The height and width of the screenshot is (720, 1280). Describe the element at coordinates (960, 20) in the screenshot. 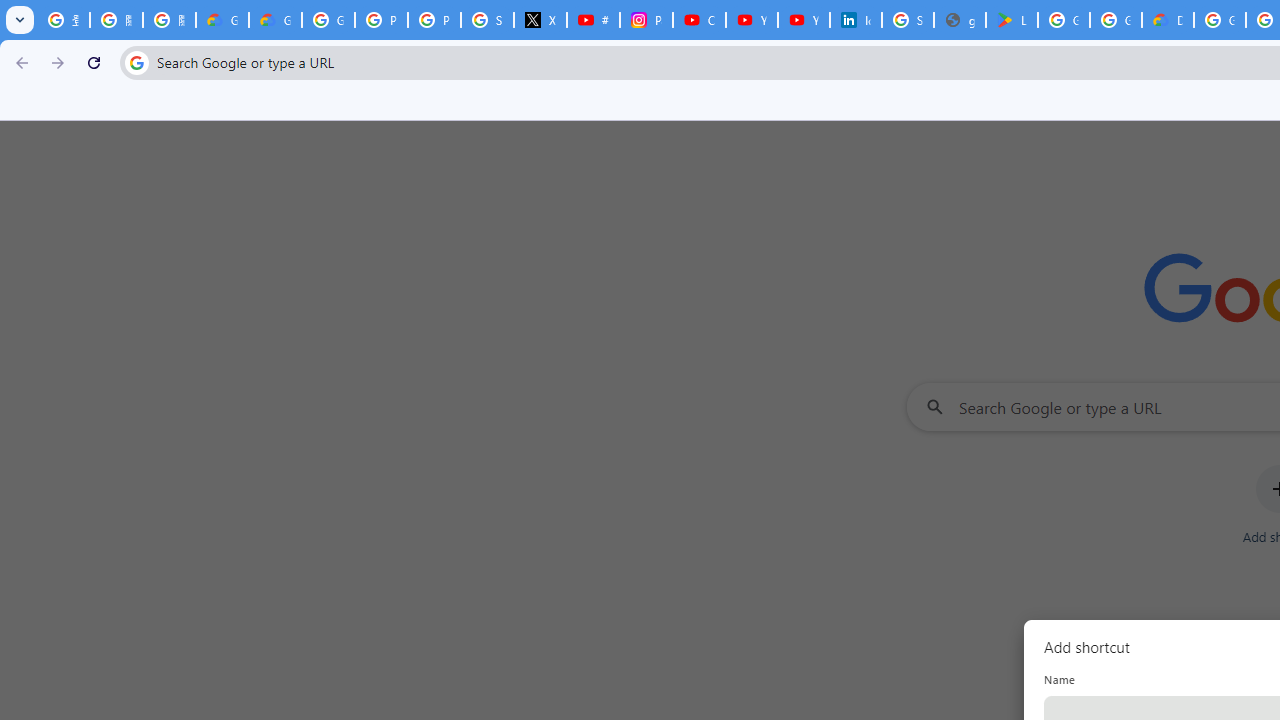

I see `'google_privacy_policy_en.pdf'` at that location.